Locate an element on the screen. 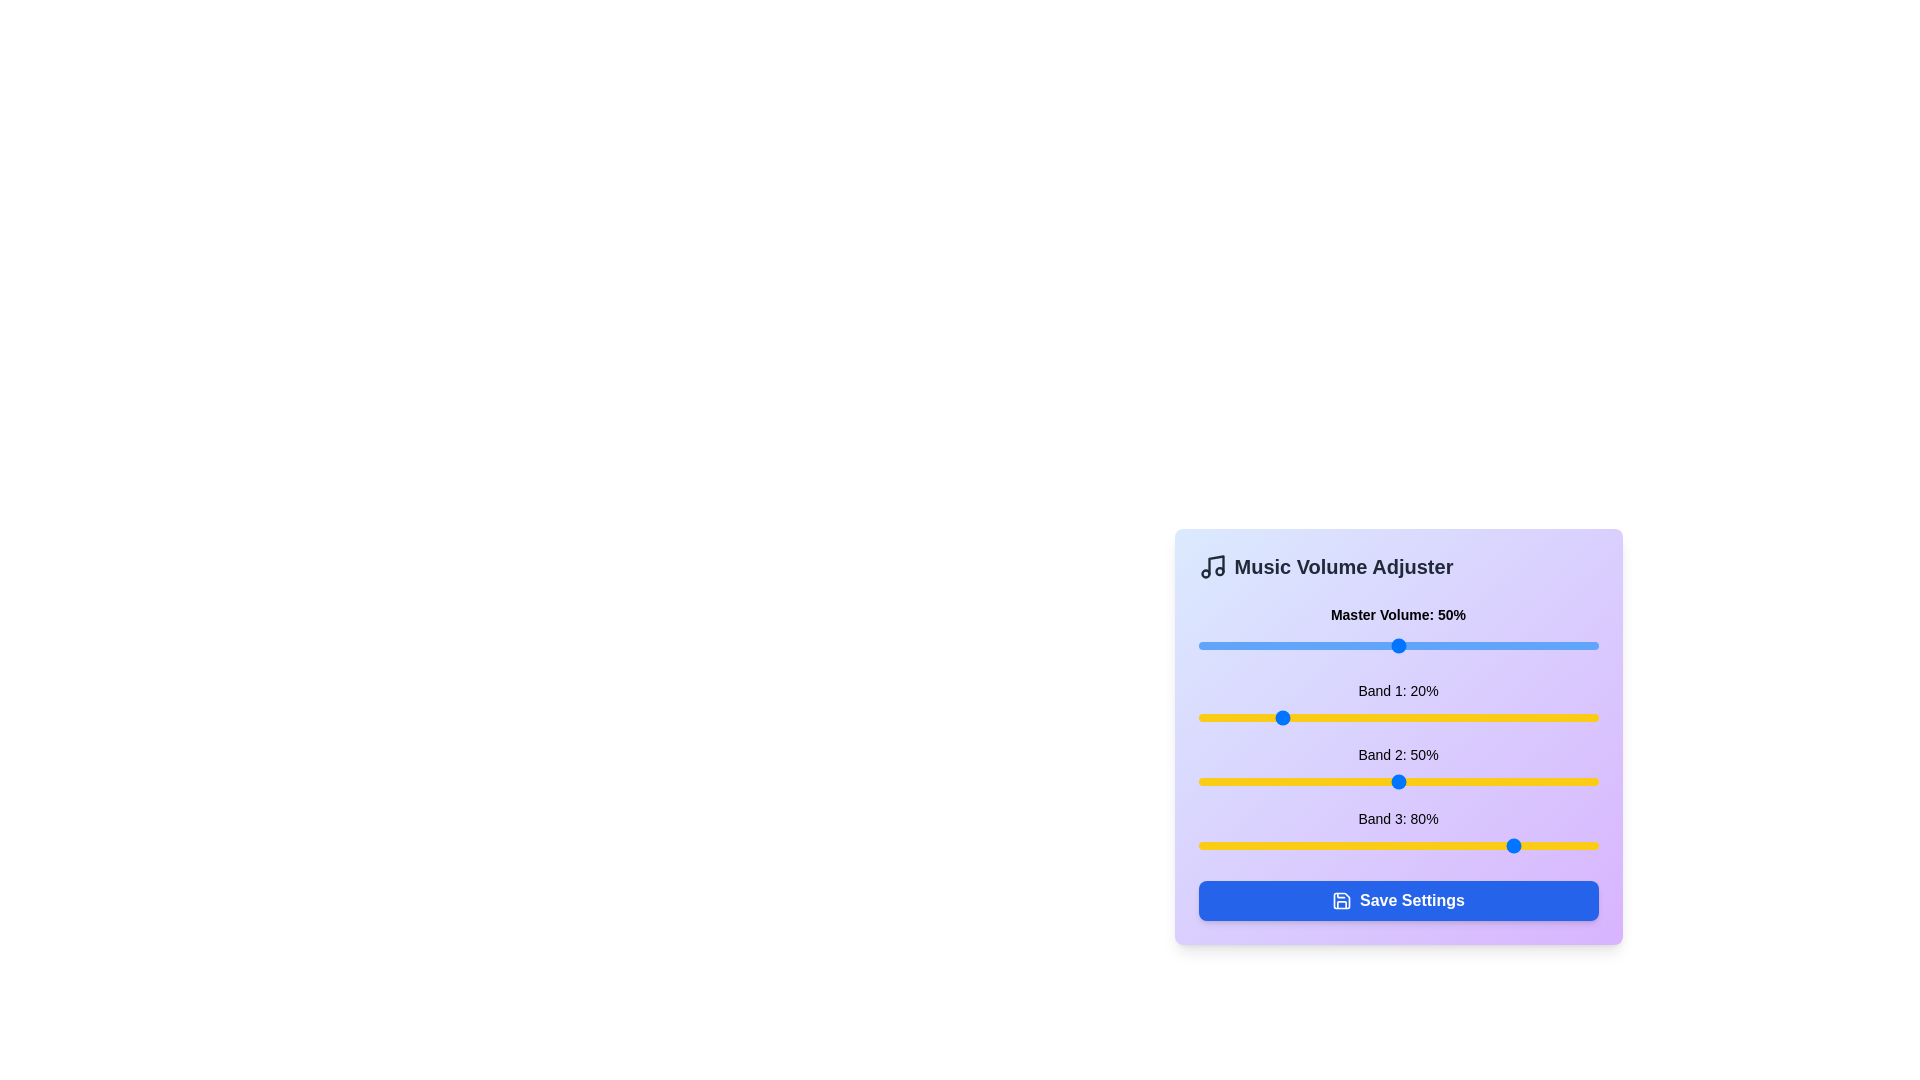 This screenshot has height=1080, width=1920. the yellow track of the horizontal slider located under 'Band 3: 80%' to set a value is located at coordinates (1397, 845).